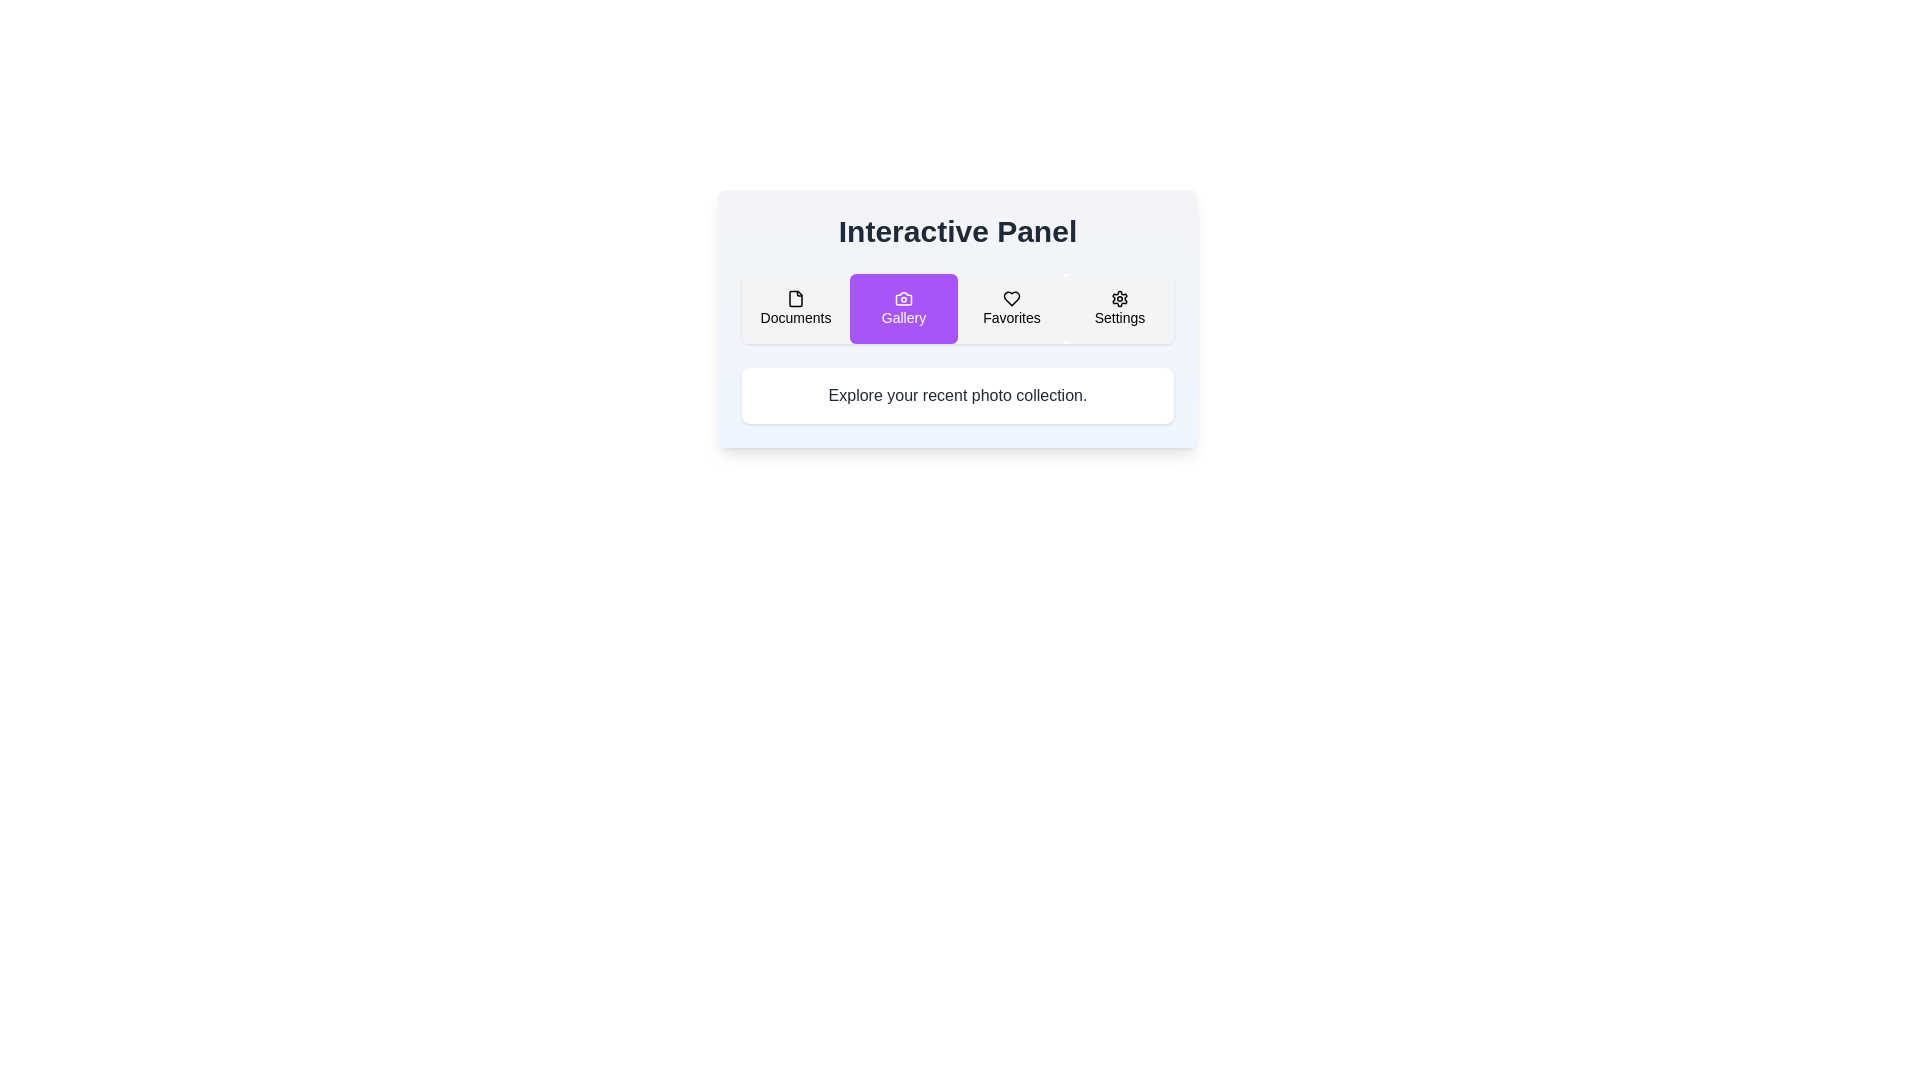 This screenshot has height=1080, width=1920. I want to click on the 'Documents' button, which is a light gray rectangular button with rounded corners and a document icon at the top center, to observe a background color change, so click(795, 308).